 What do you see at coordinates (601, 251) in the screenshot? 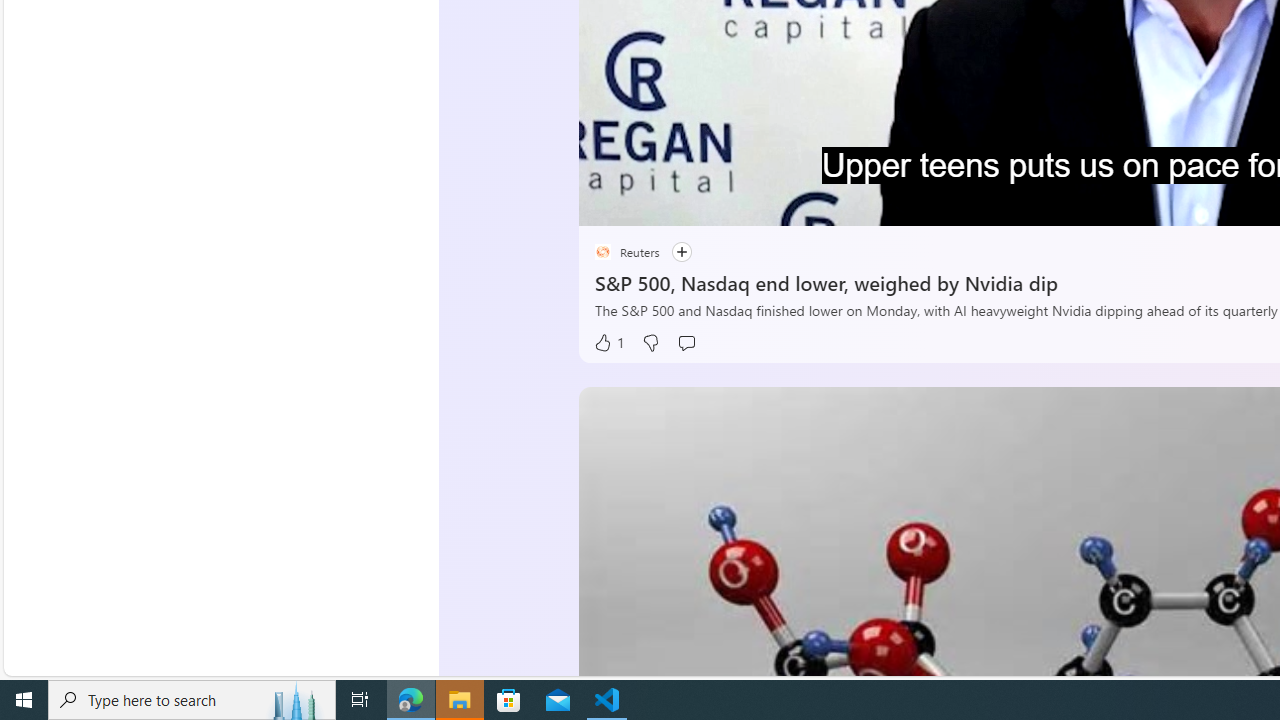
I see `'placeholder'` at bounding box center [601, 251].